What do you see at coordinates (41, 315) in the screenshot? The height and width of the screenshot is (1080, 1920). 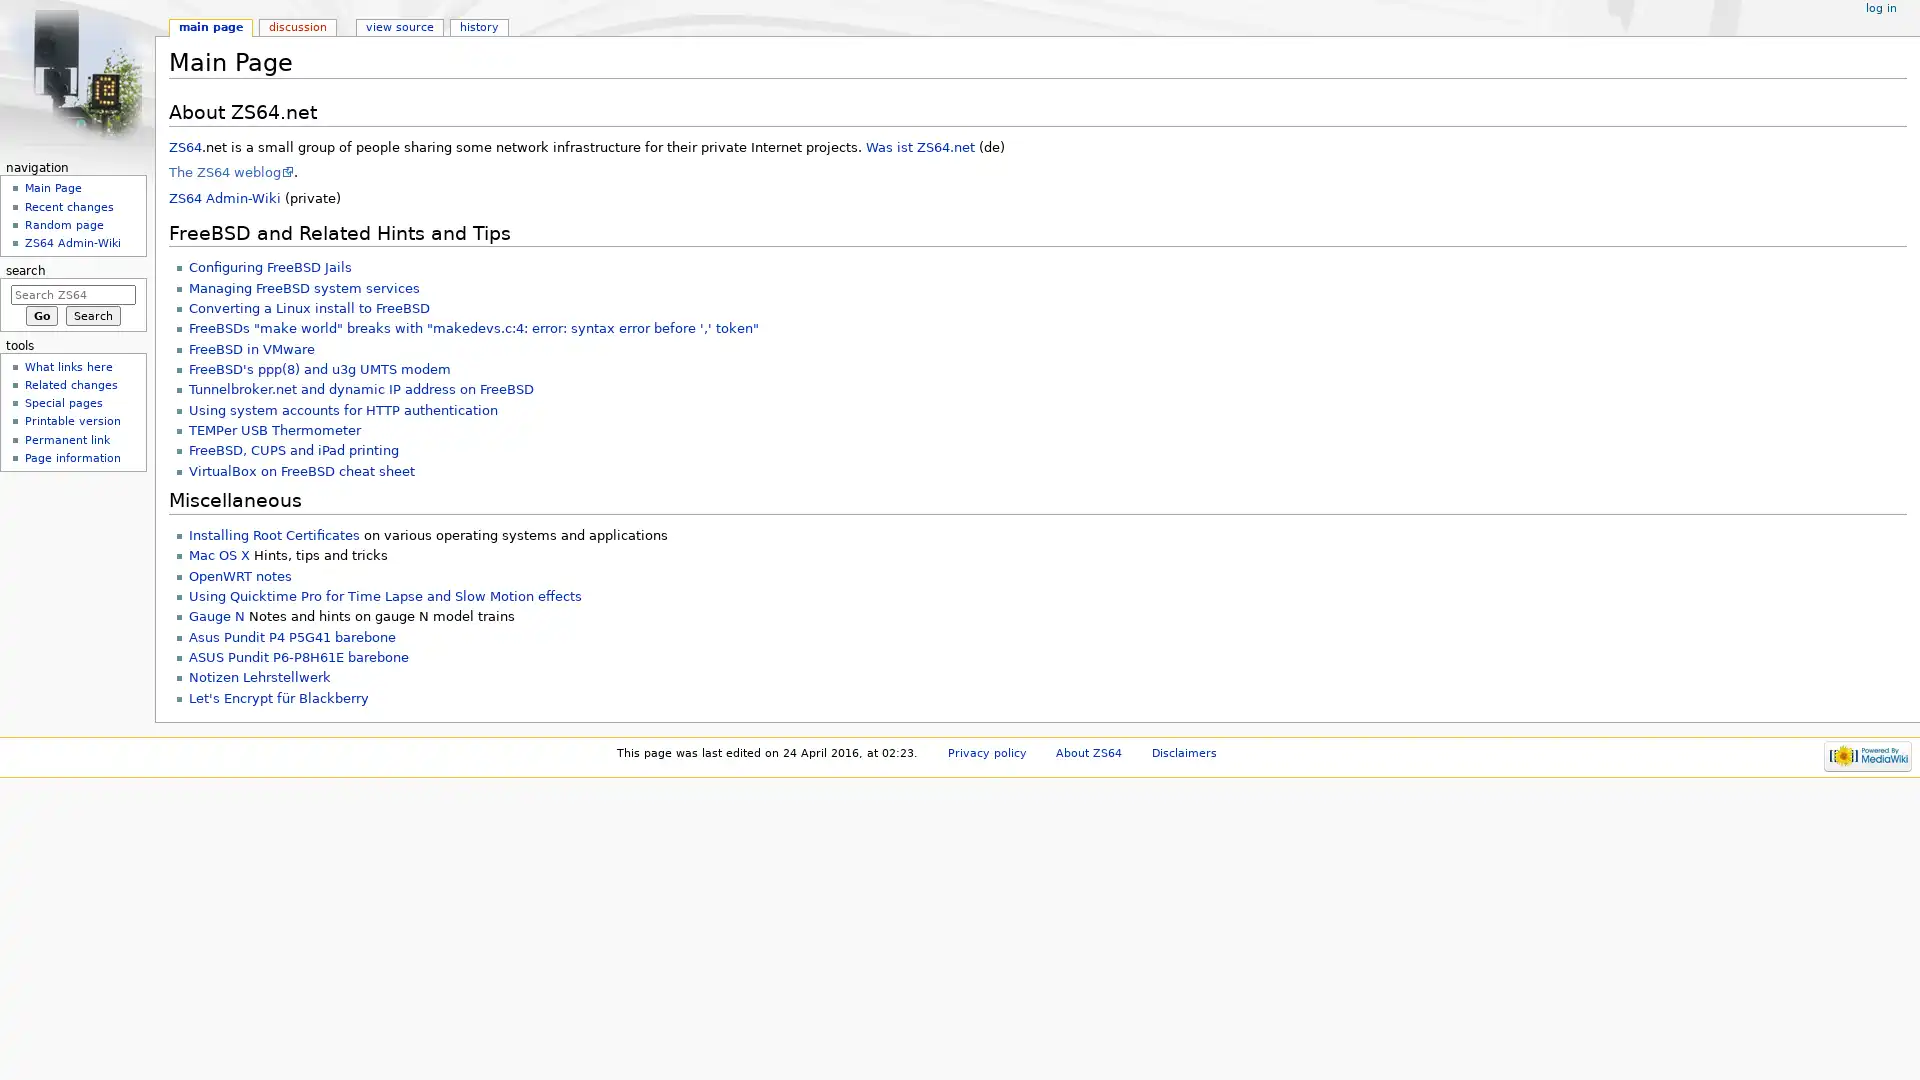 I see `Go` at bounding box center [41, 315].